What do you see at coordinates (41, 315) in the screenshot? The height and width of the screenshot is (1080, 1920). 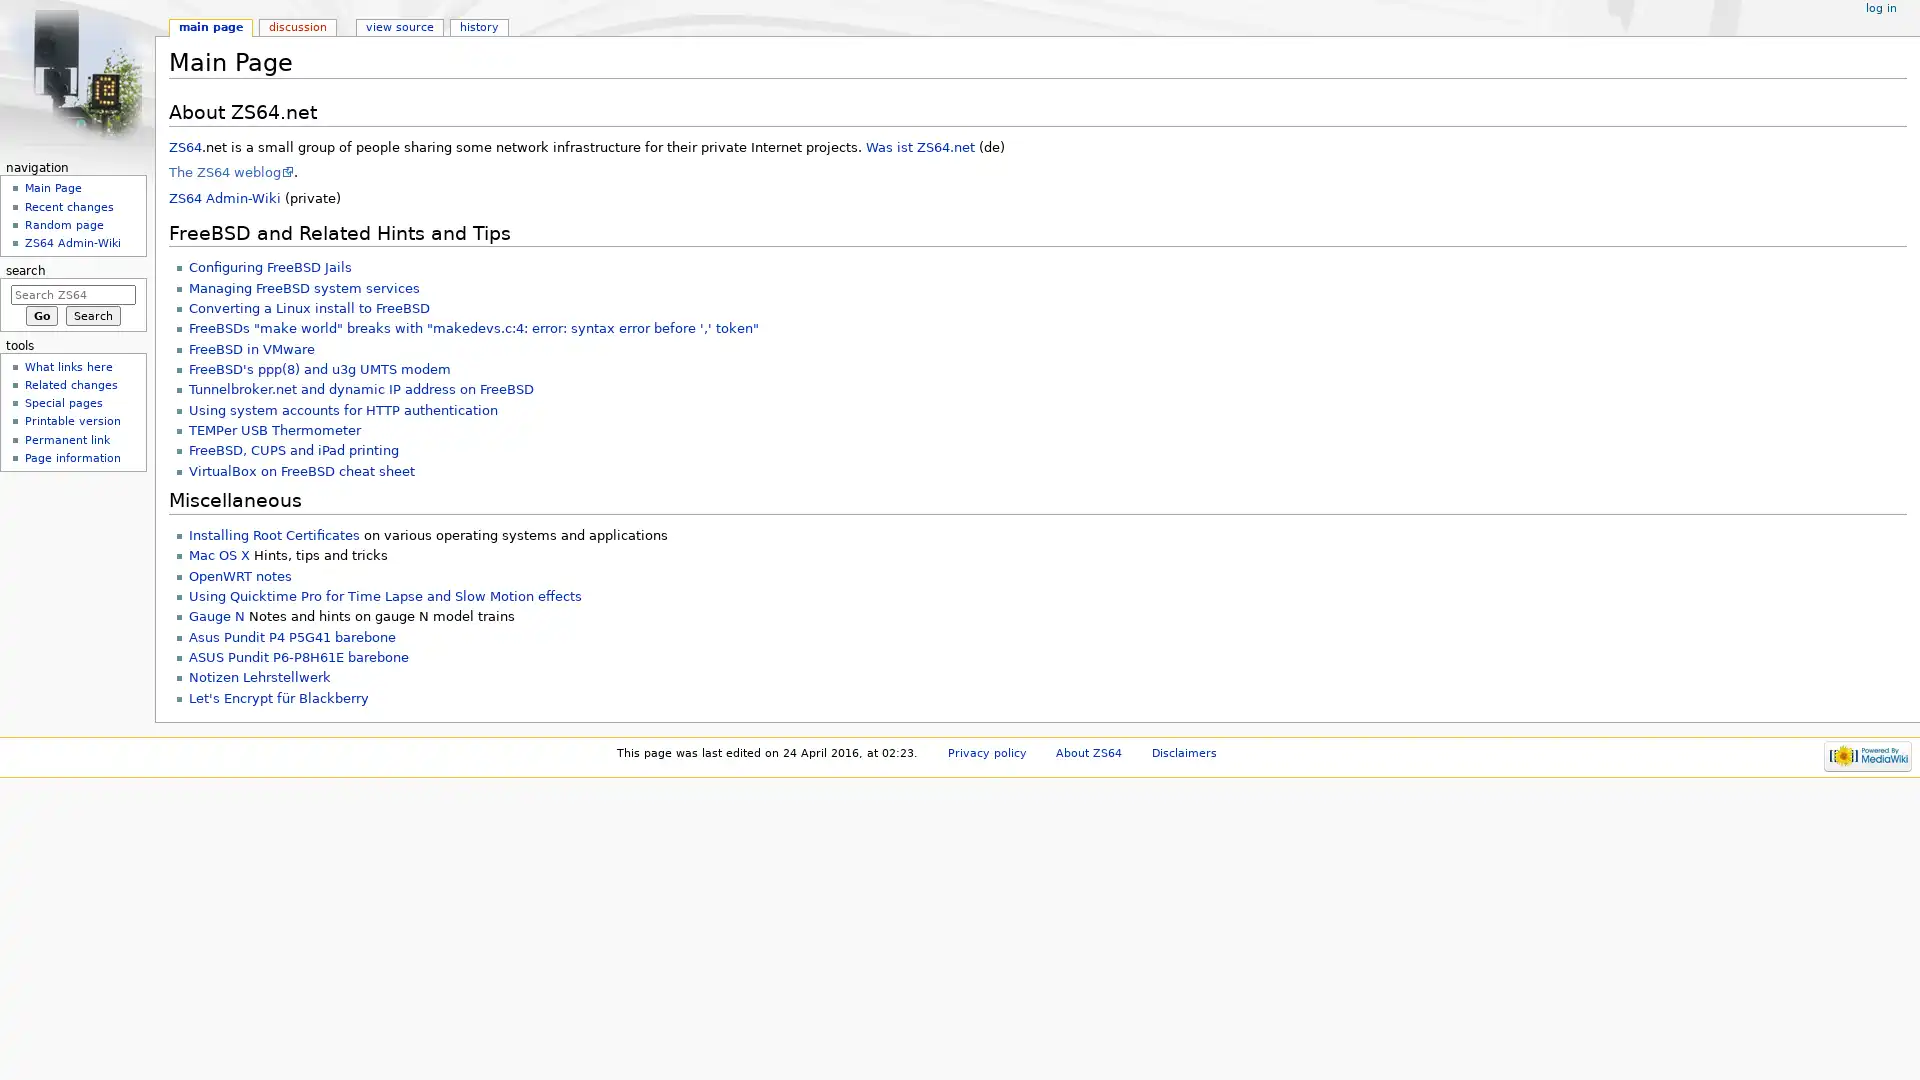 I see `Go` at bounding box center [41, 315].